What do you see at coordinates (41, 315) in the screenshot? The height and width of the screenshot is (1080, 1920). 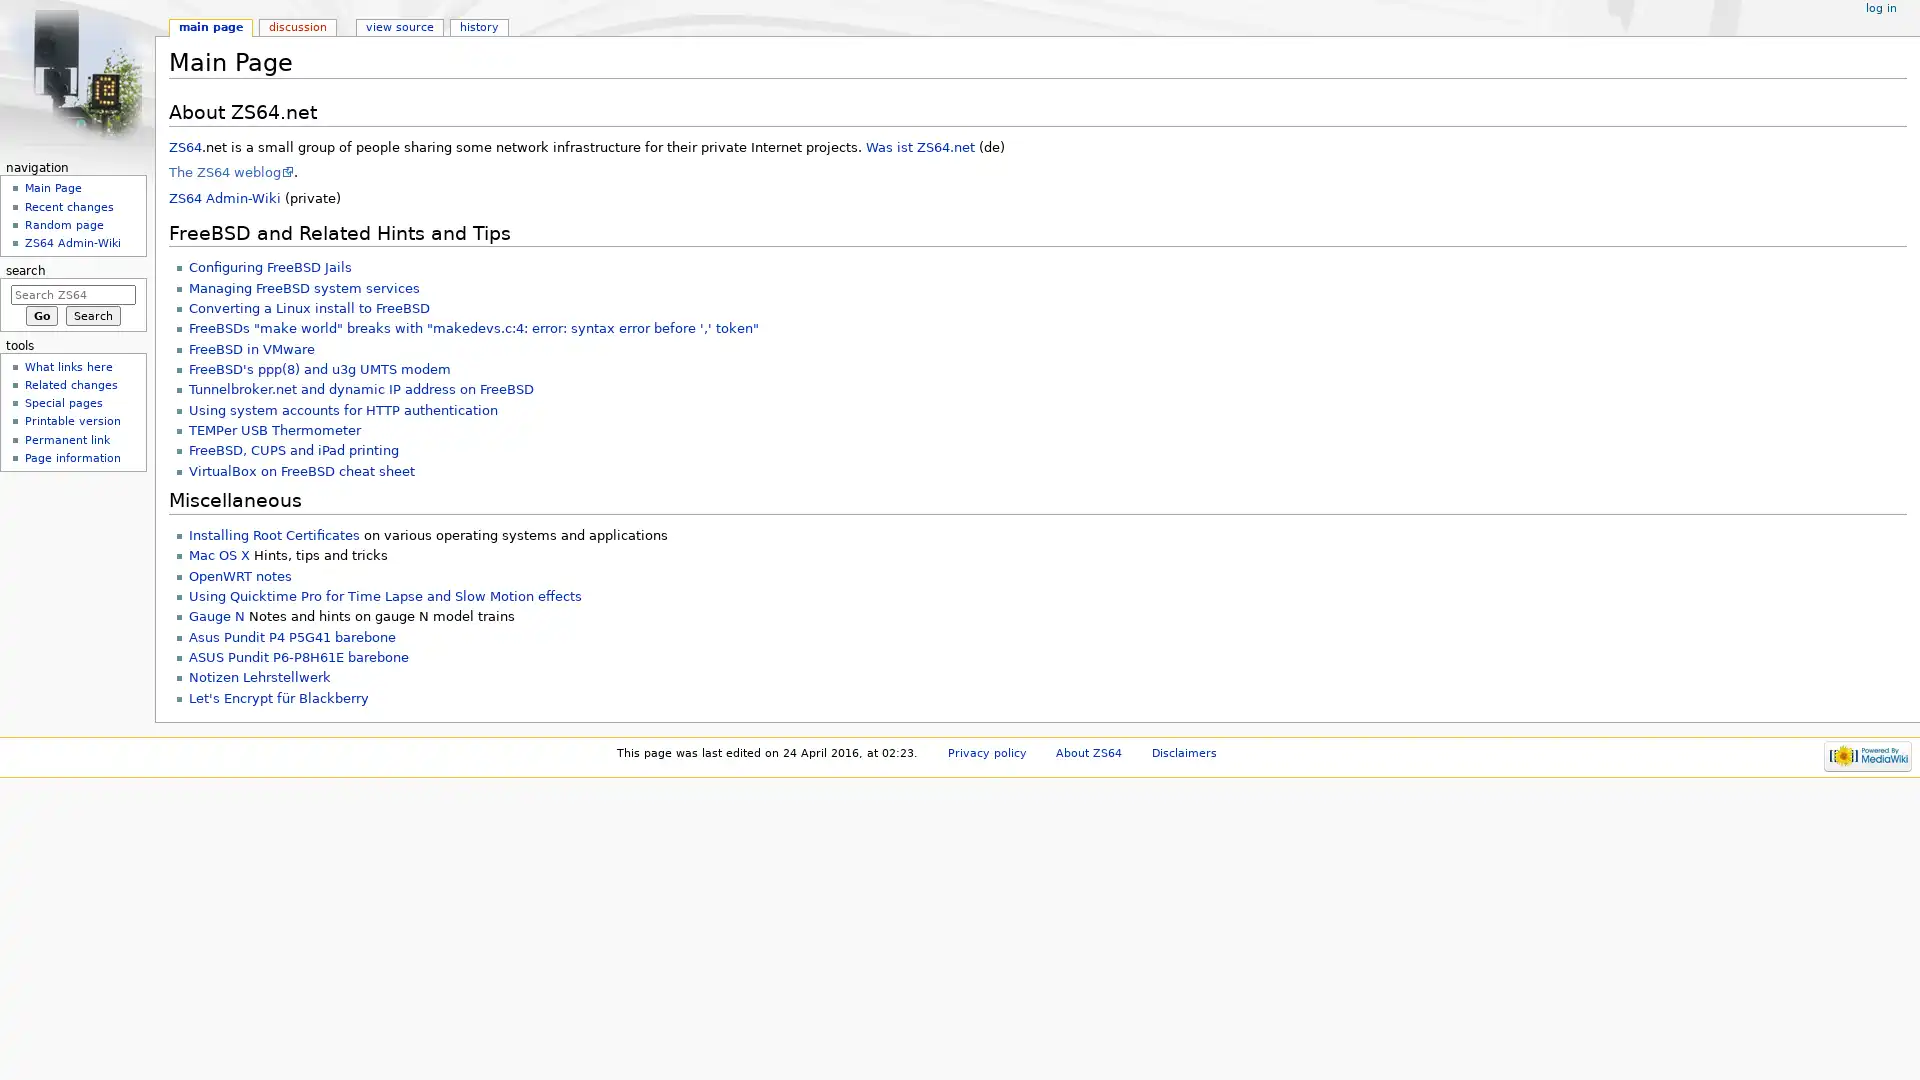 I see `Go` at bounding box center [41, 315].